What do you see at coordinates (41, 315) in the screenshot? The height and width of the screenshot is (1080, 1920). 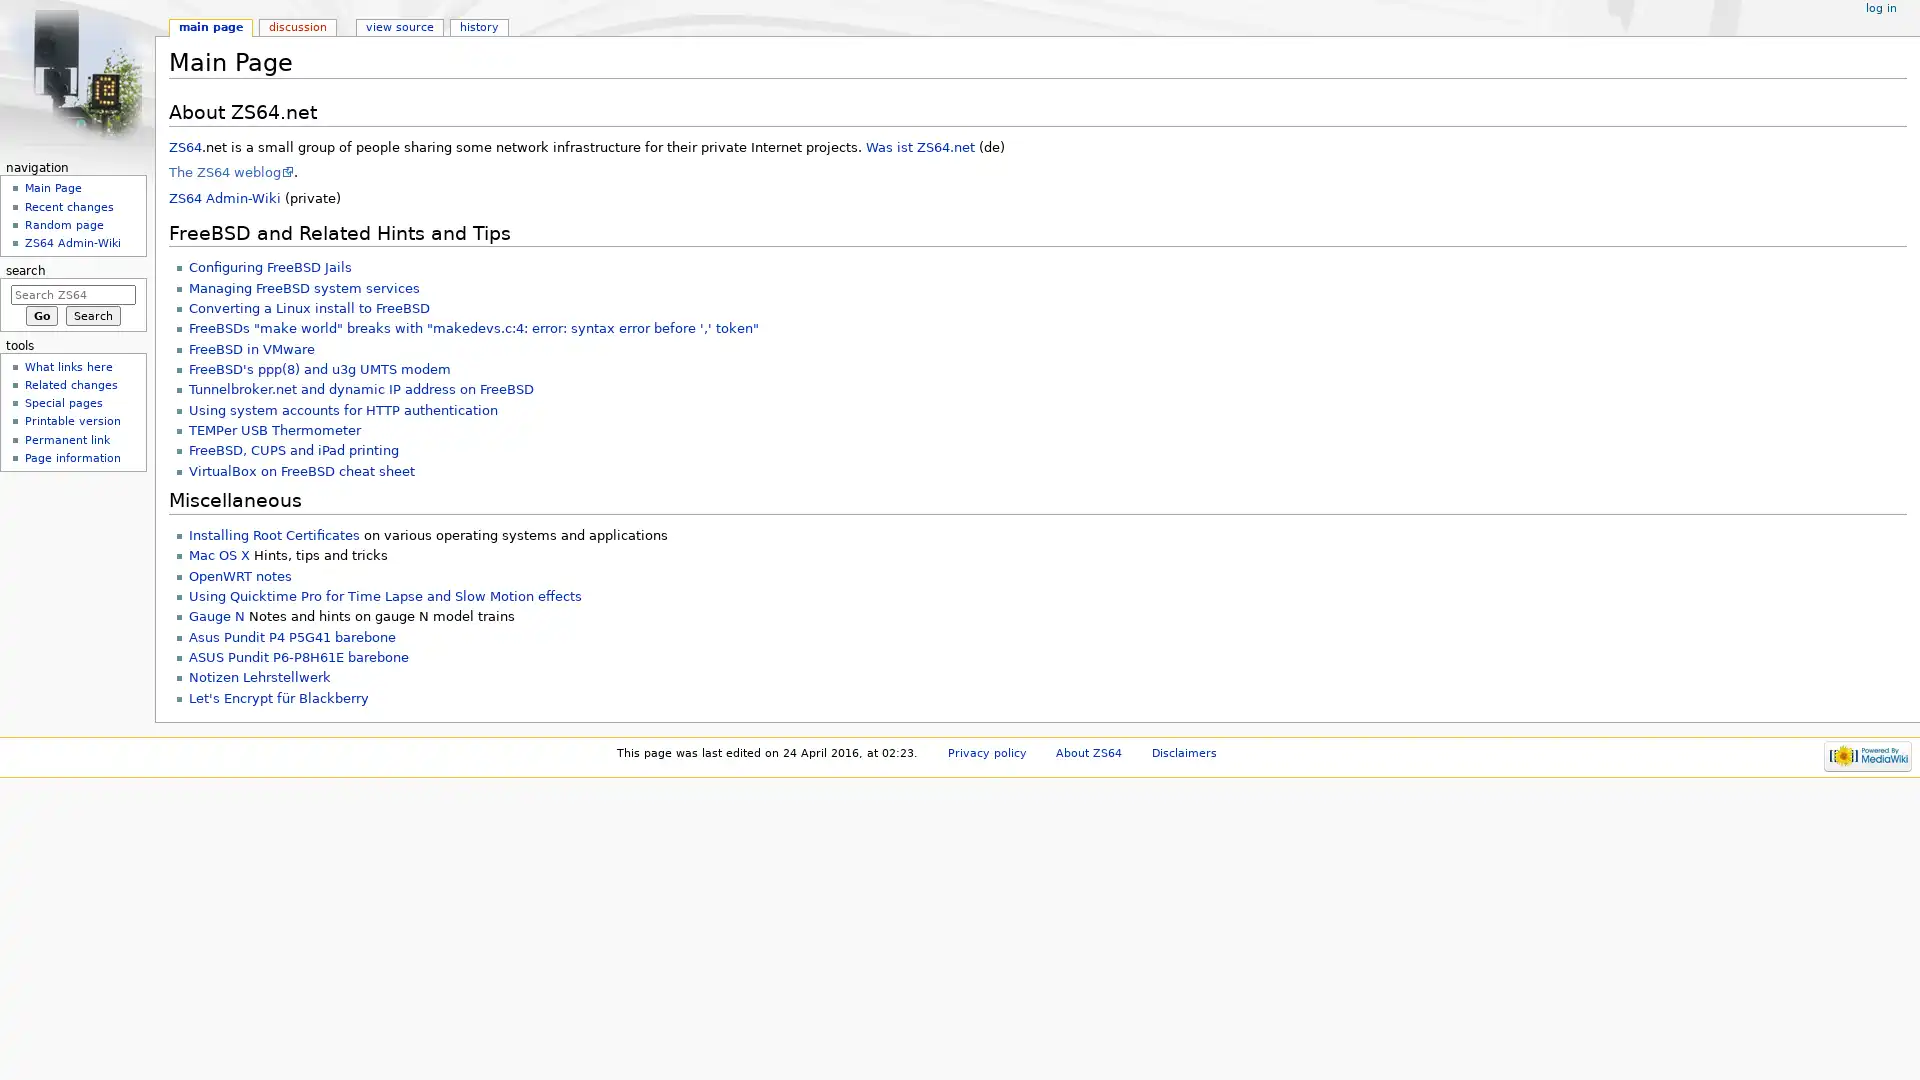 I see `Go` at bounding box center [41, 315].